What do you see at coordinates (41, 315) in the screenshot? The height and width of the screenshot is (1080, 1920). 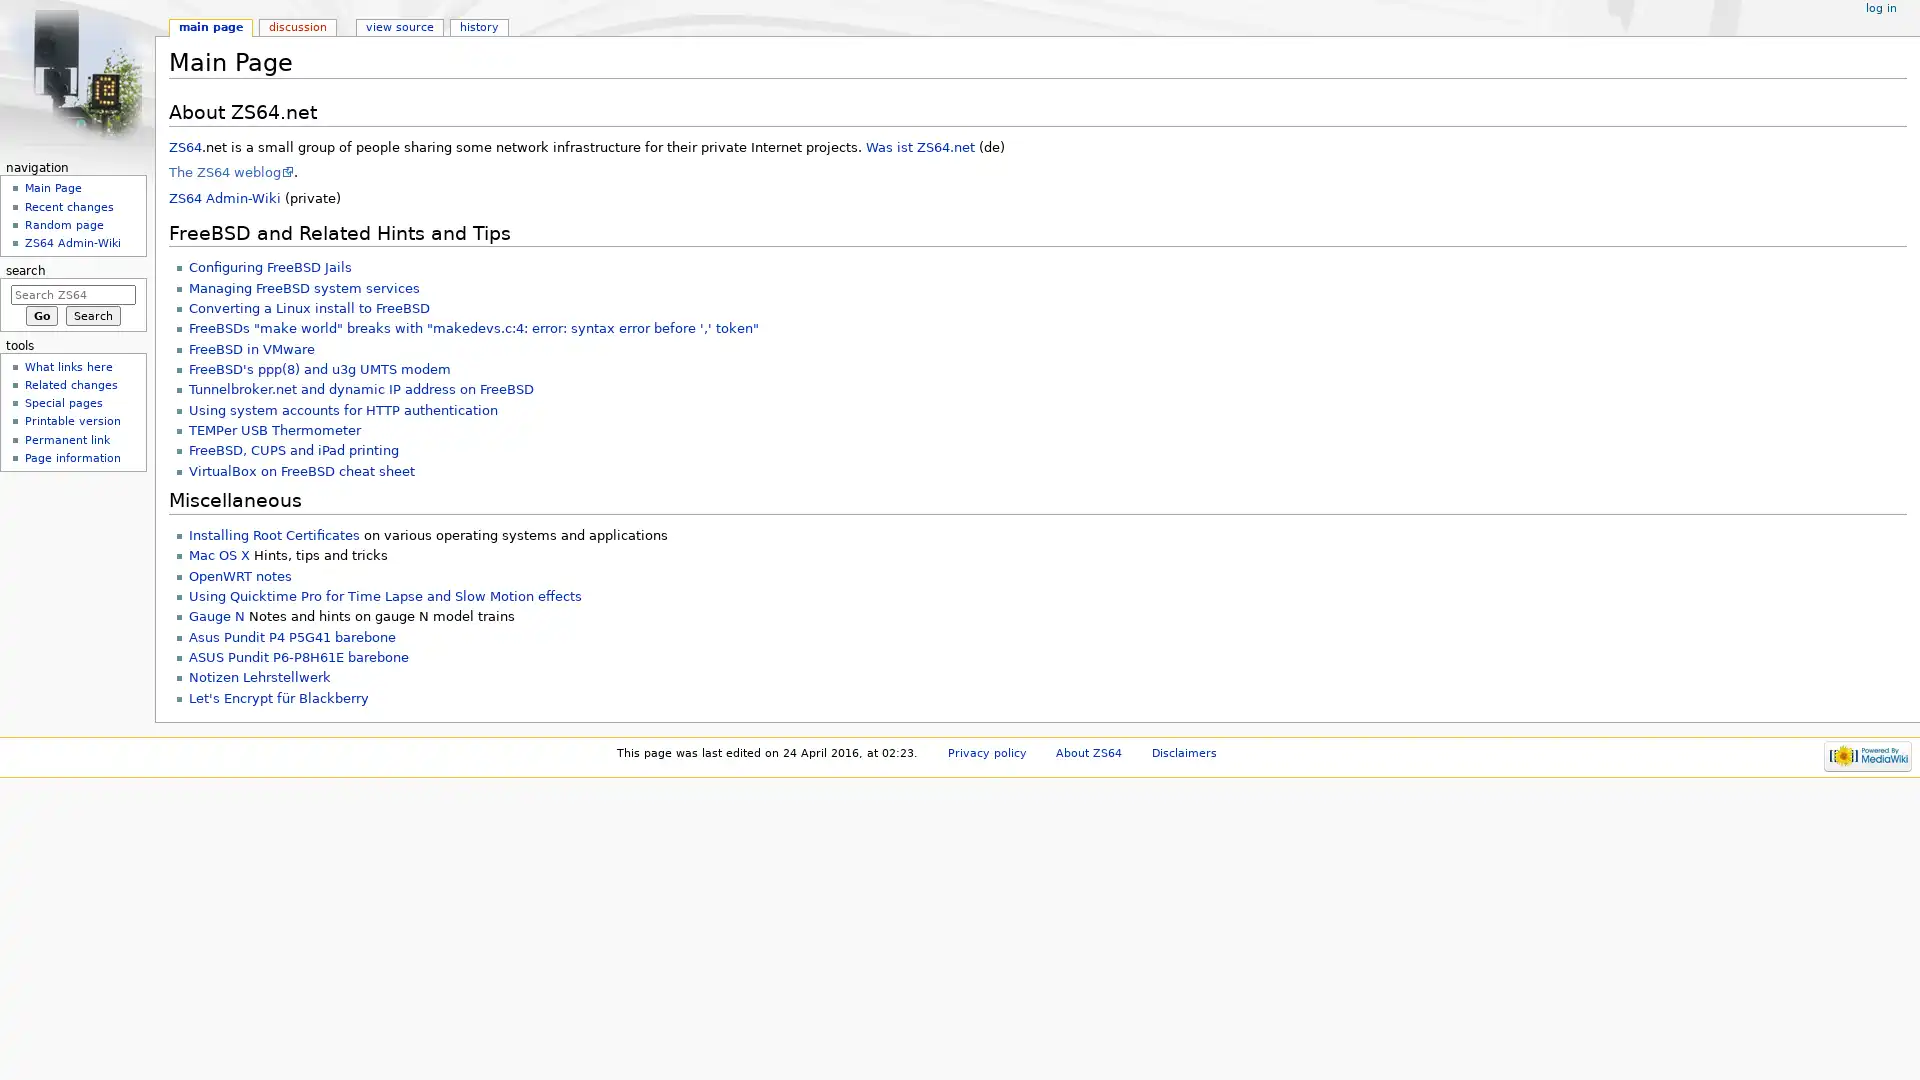 I see `Go` at bounding box center [41, 315].